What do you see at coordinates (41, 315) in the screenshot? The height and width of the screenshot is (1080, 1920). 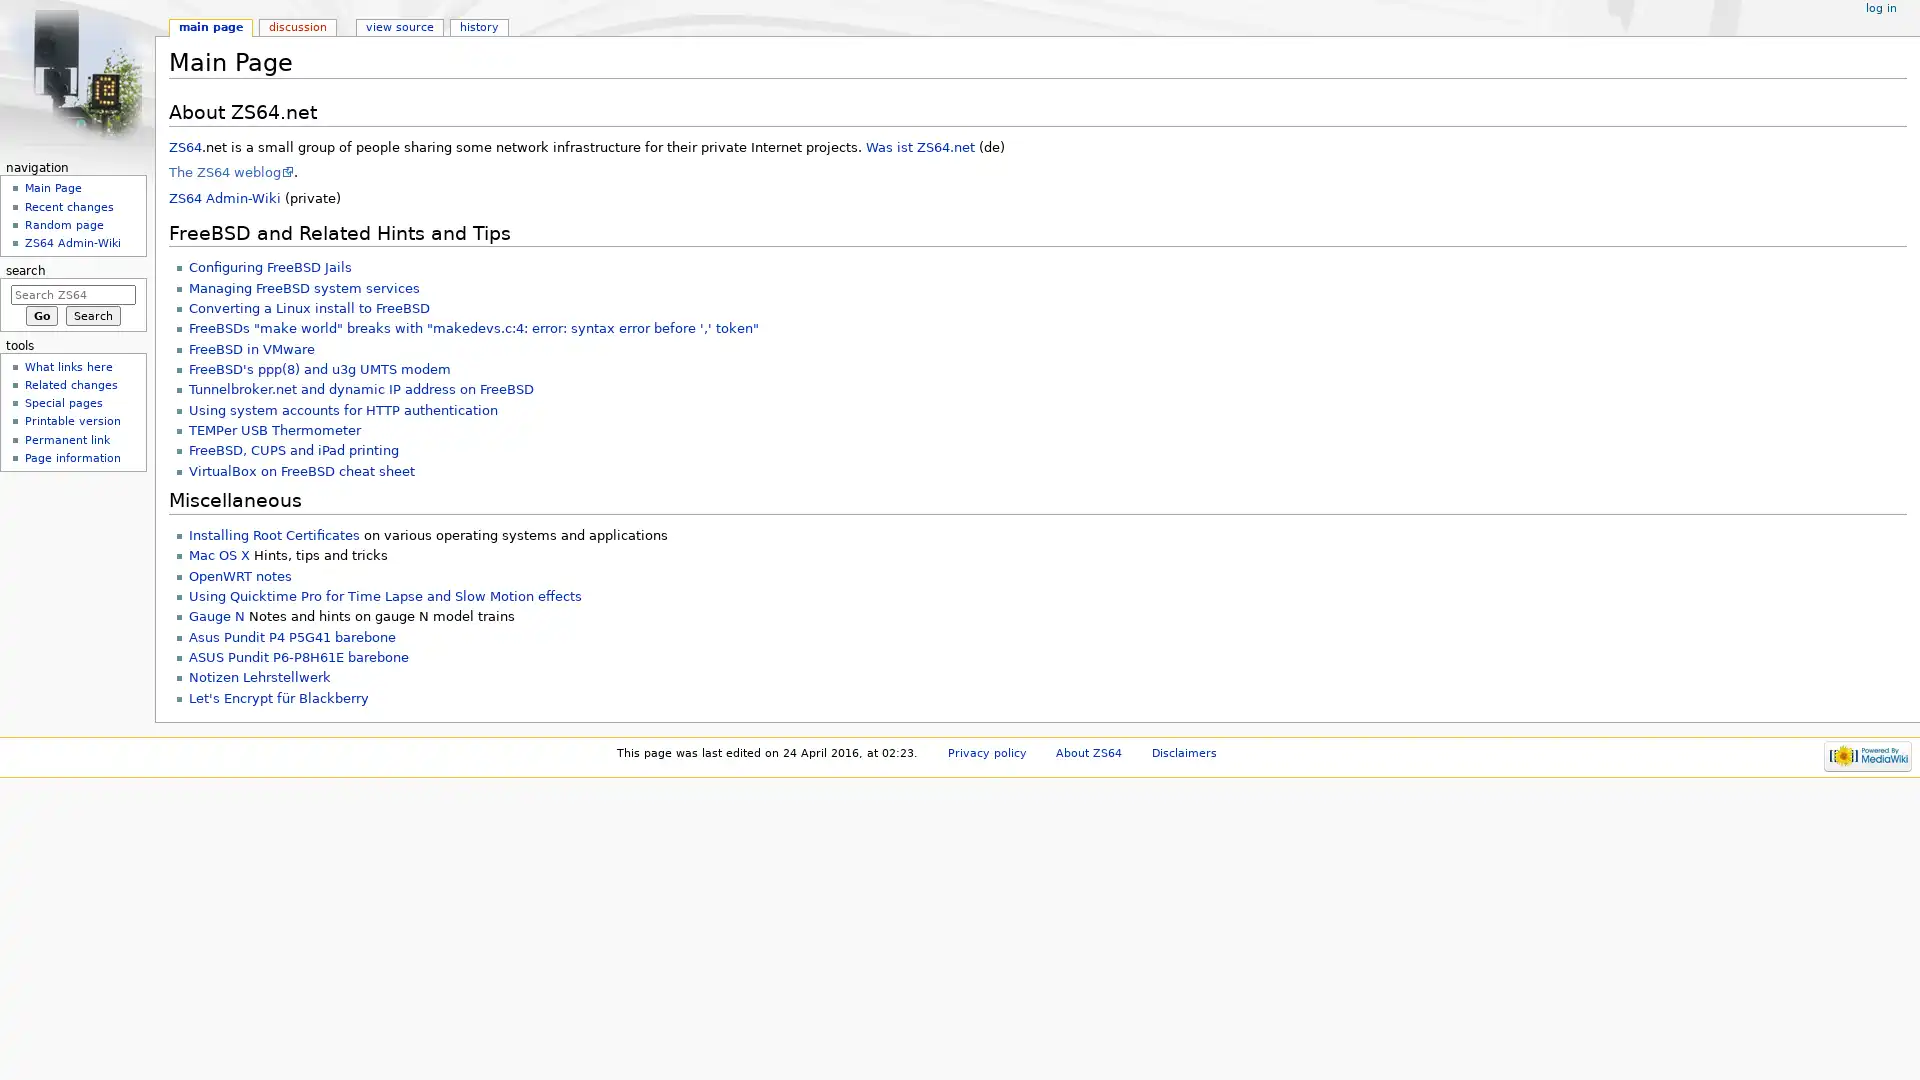 I see `Go` at bounding box center [41, 315].